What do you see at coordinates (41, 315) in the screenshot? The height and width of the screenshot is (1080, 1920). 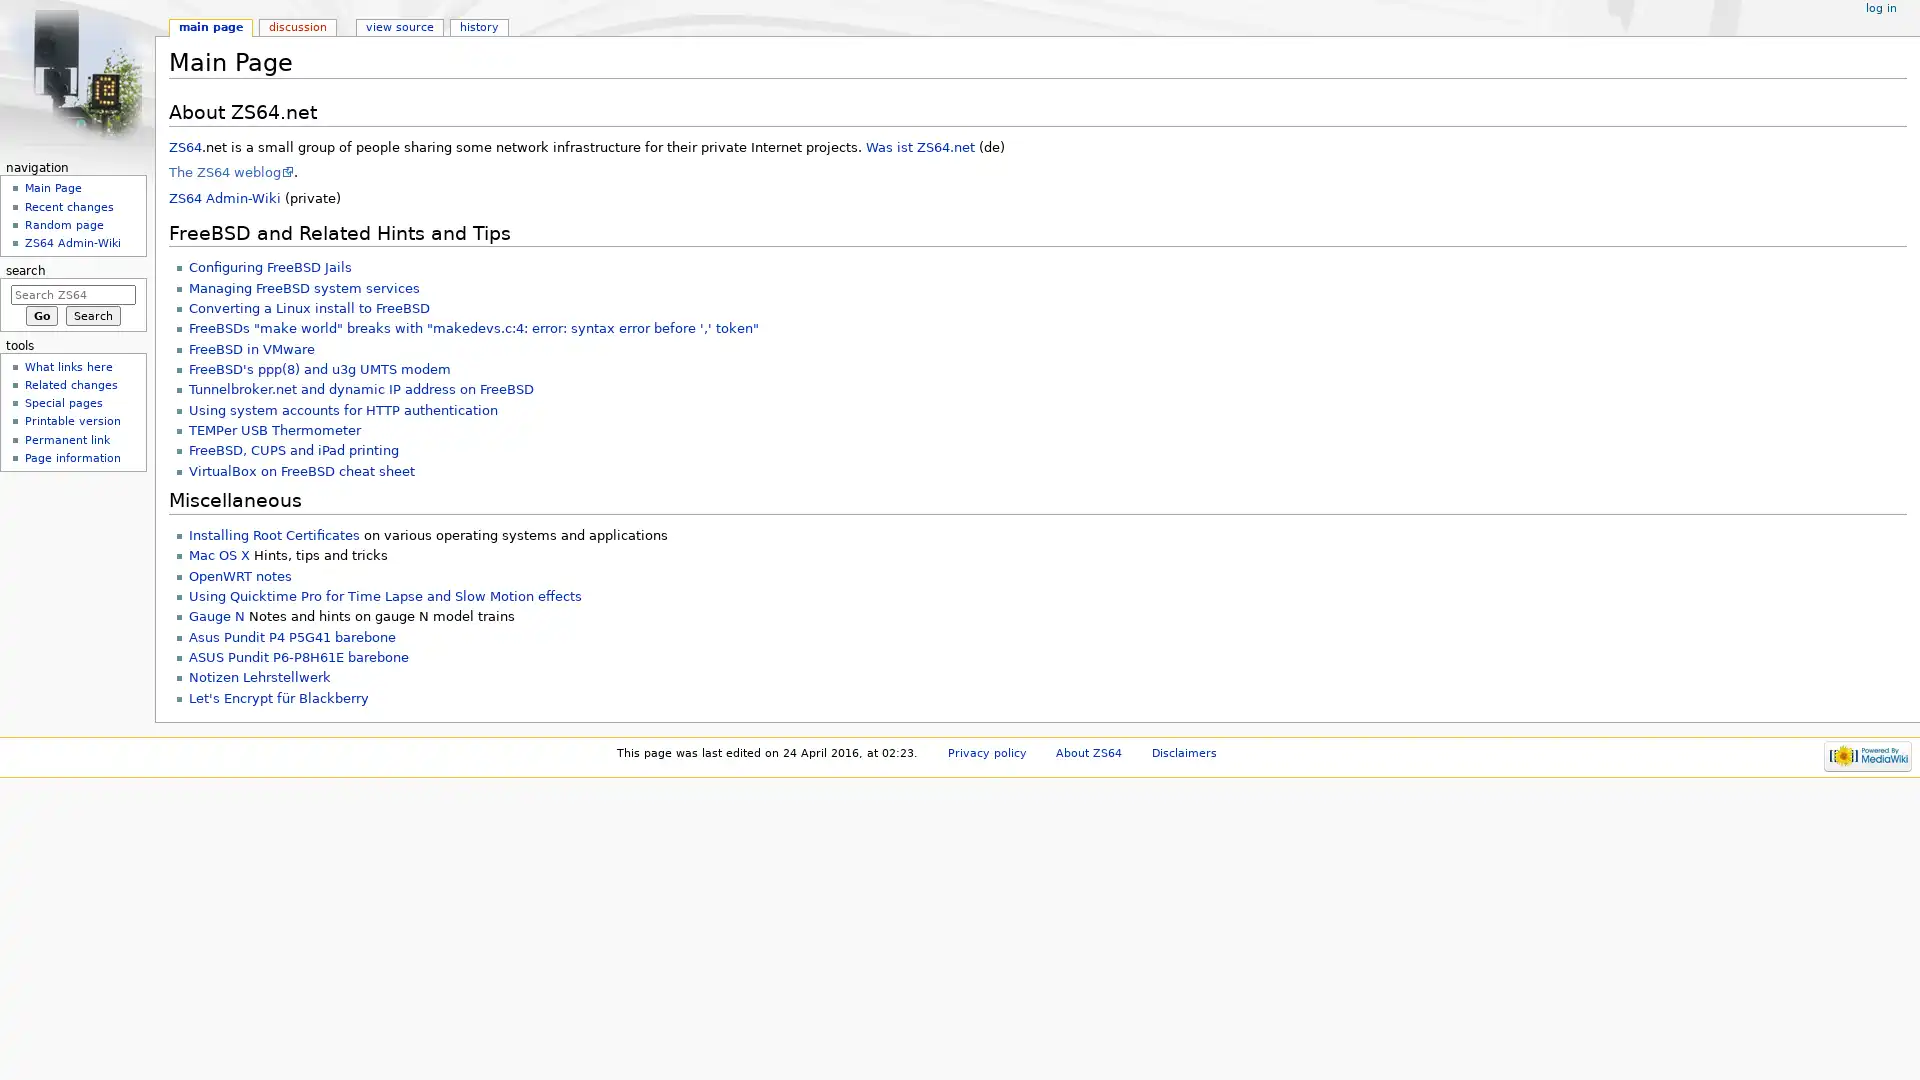 I see `Go` at bounding box center [41, 315].